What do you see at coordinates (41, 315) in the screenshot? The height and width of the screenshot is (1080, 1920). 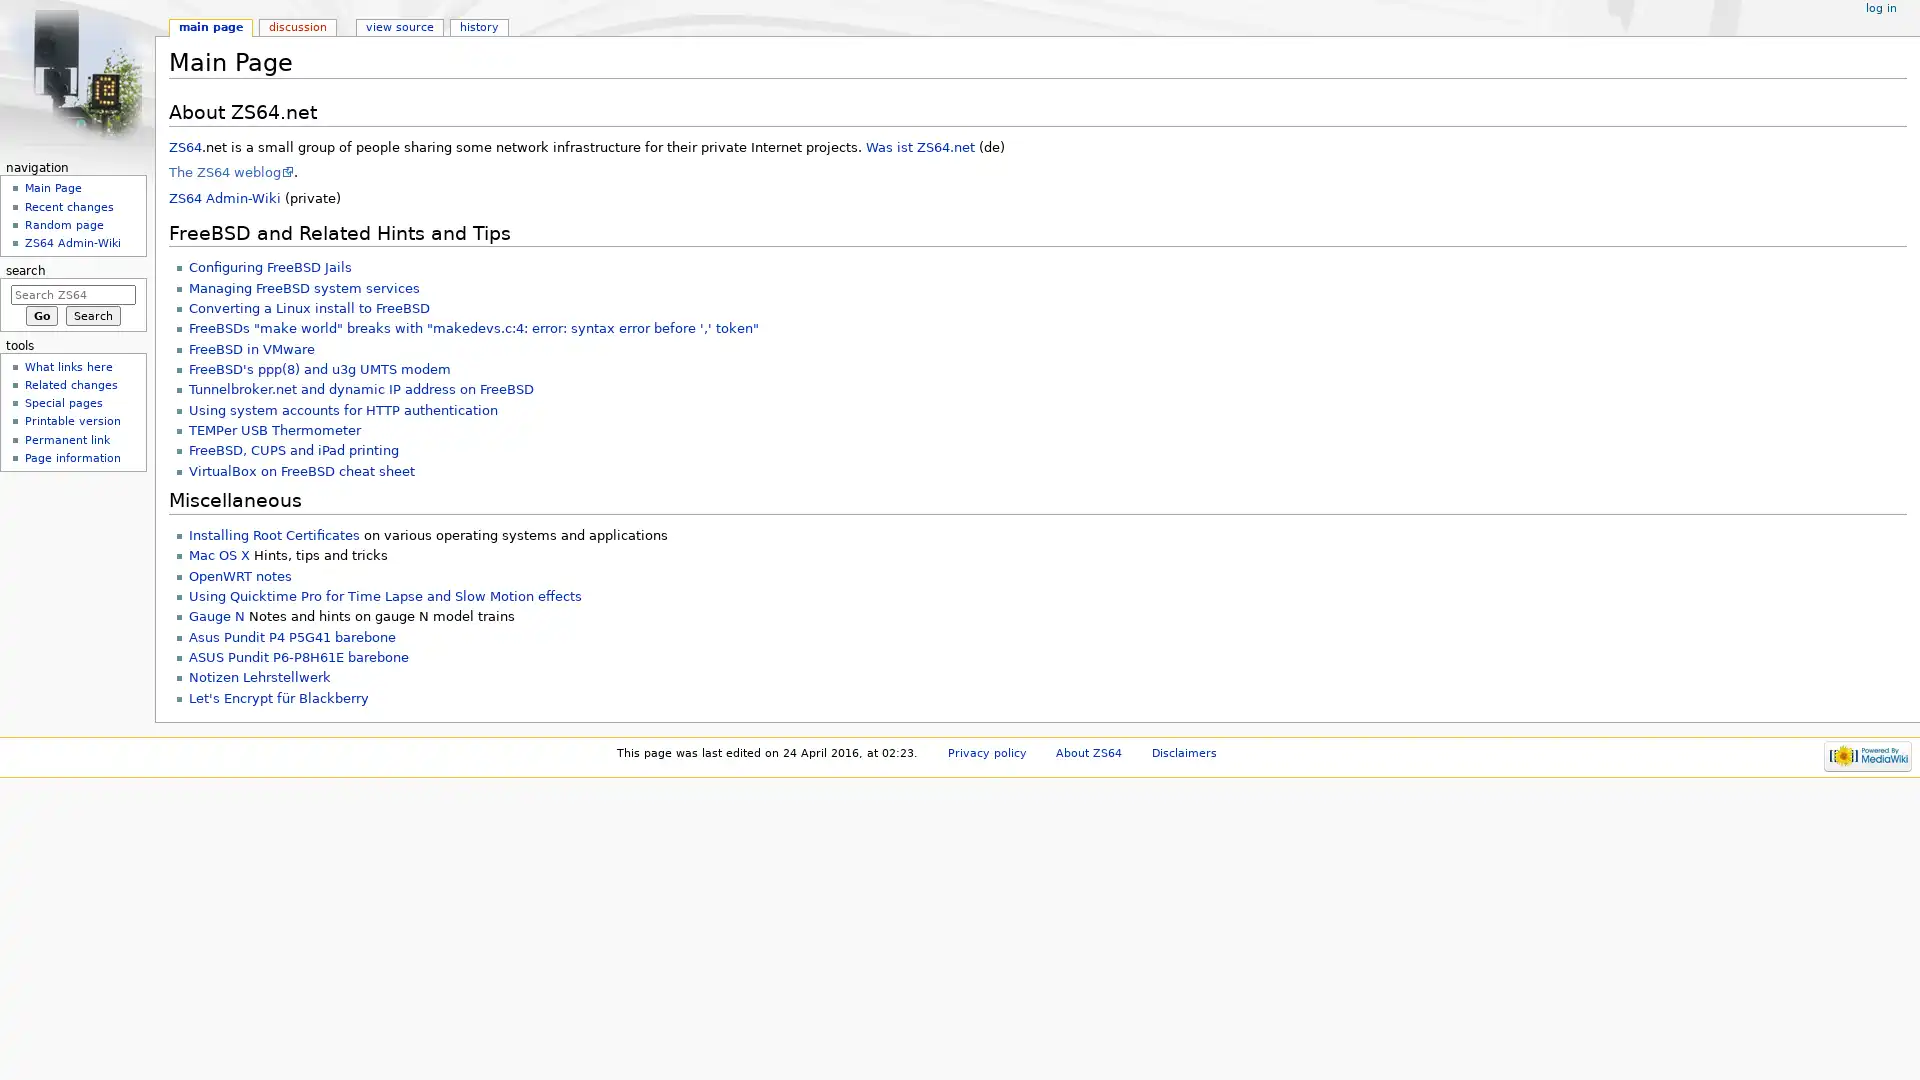 I see `Go` at bounding box center [41, 315].